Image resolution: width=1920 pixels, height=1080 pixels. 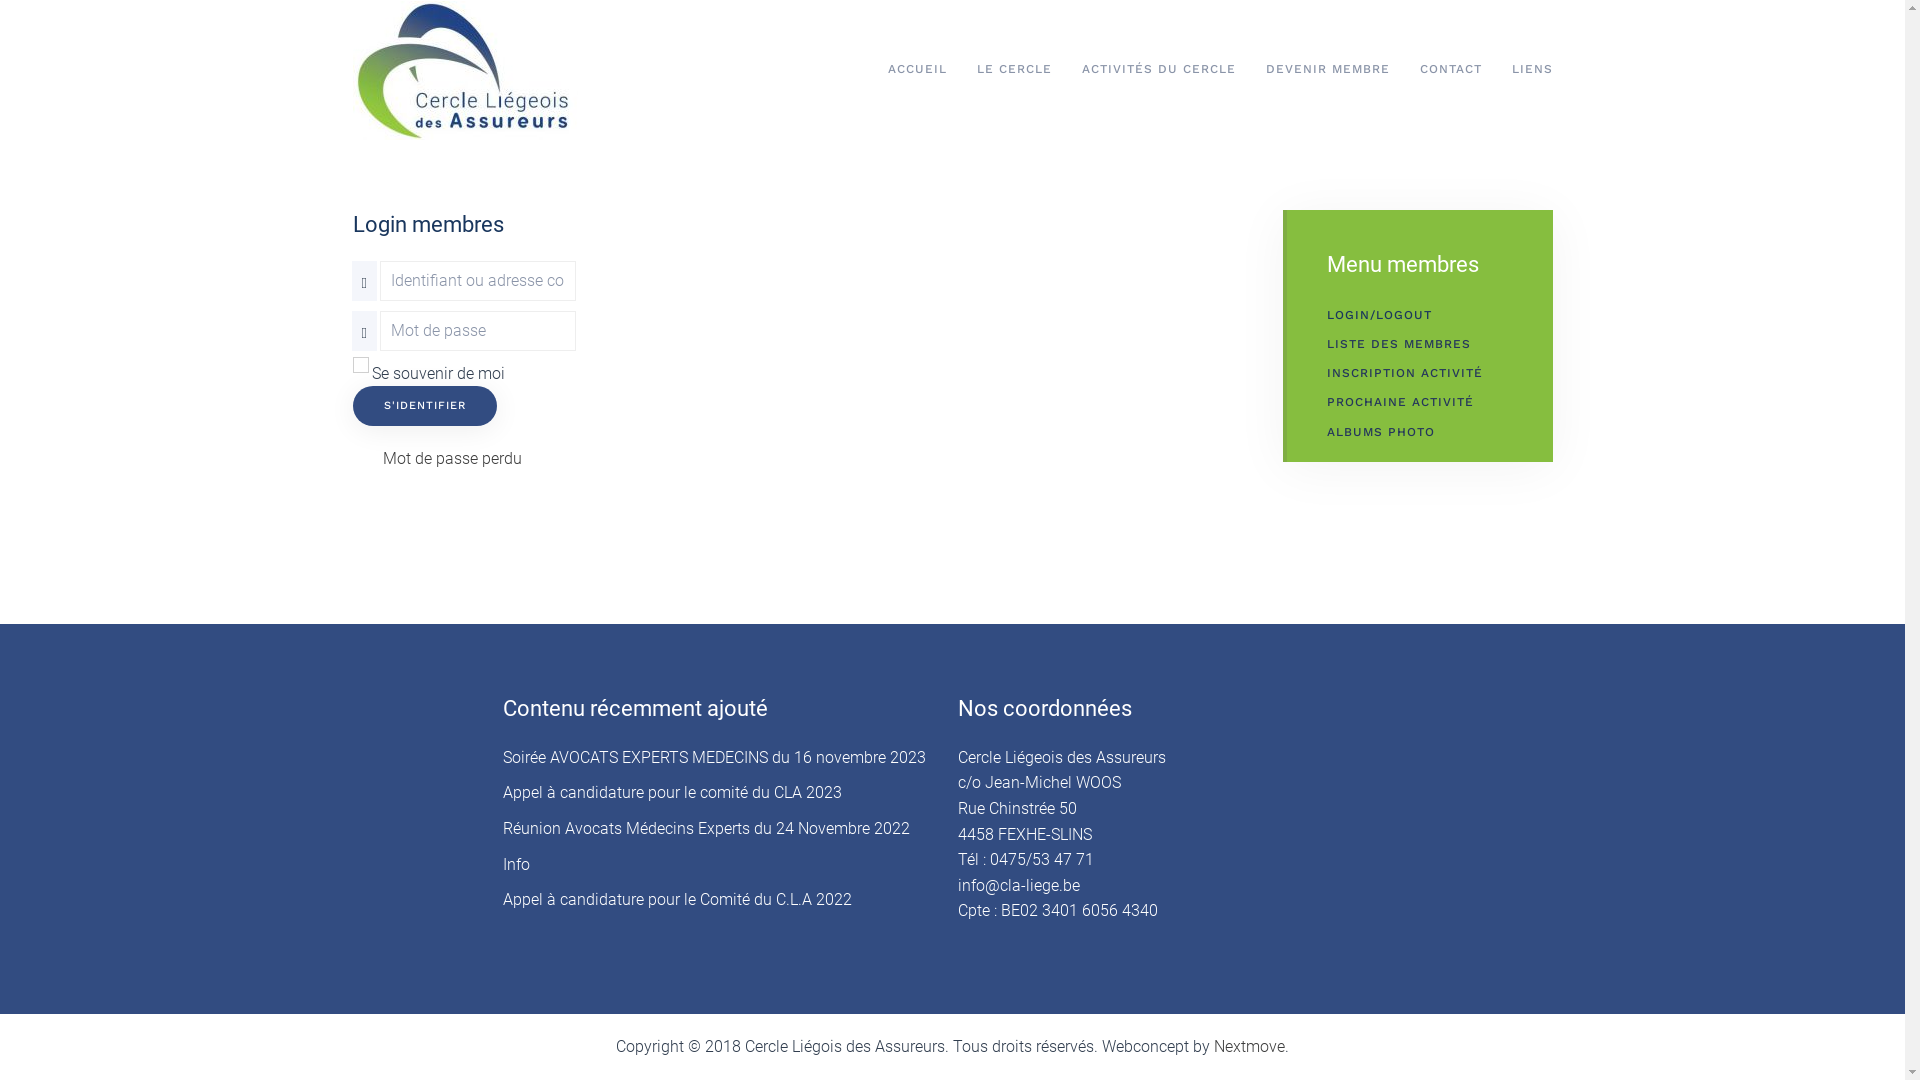 I want to click on 'Info', so click(x=502, y=863).